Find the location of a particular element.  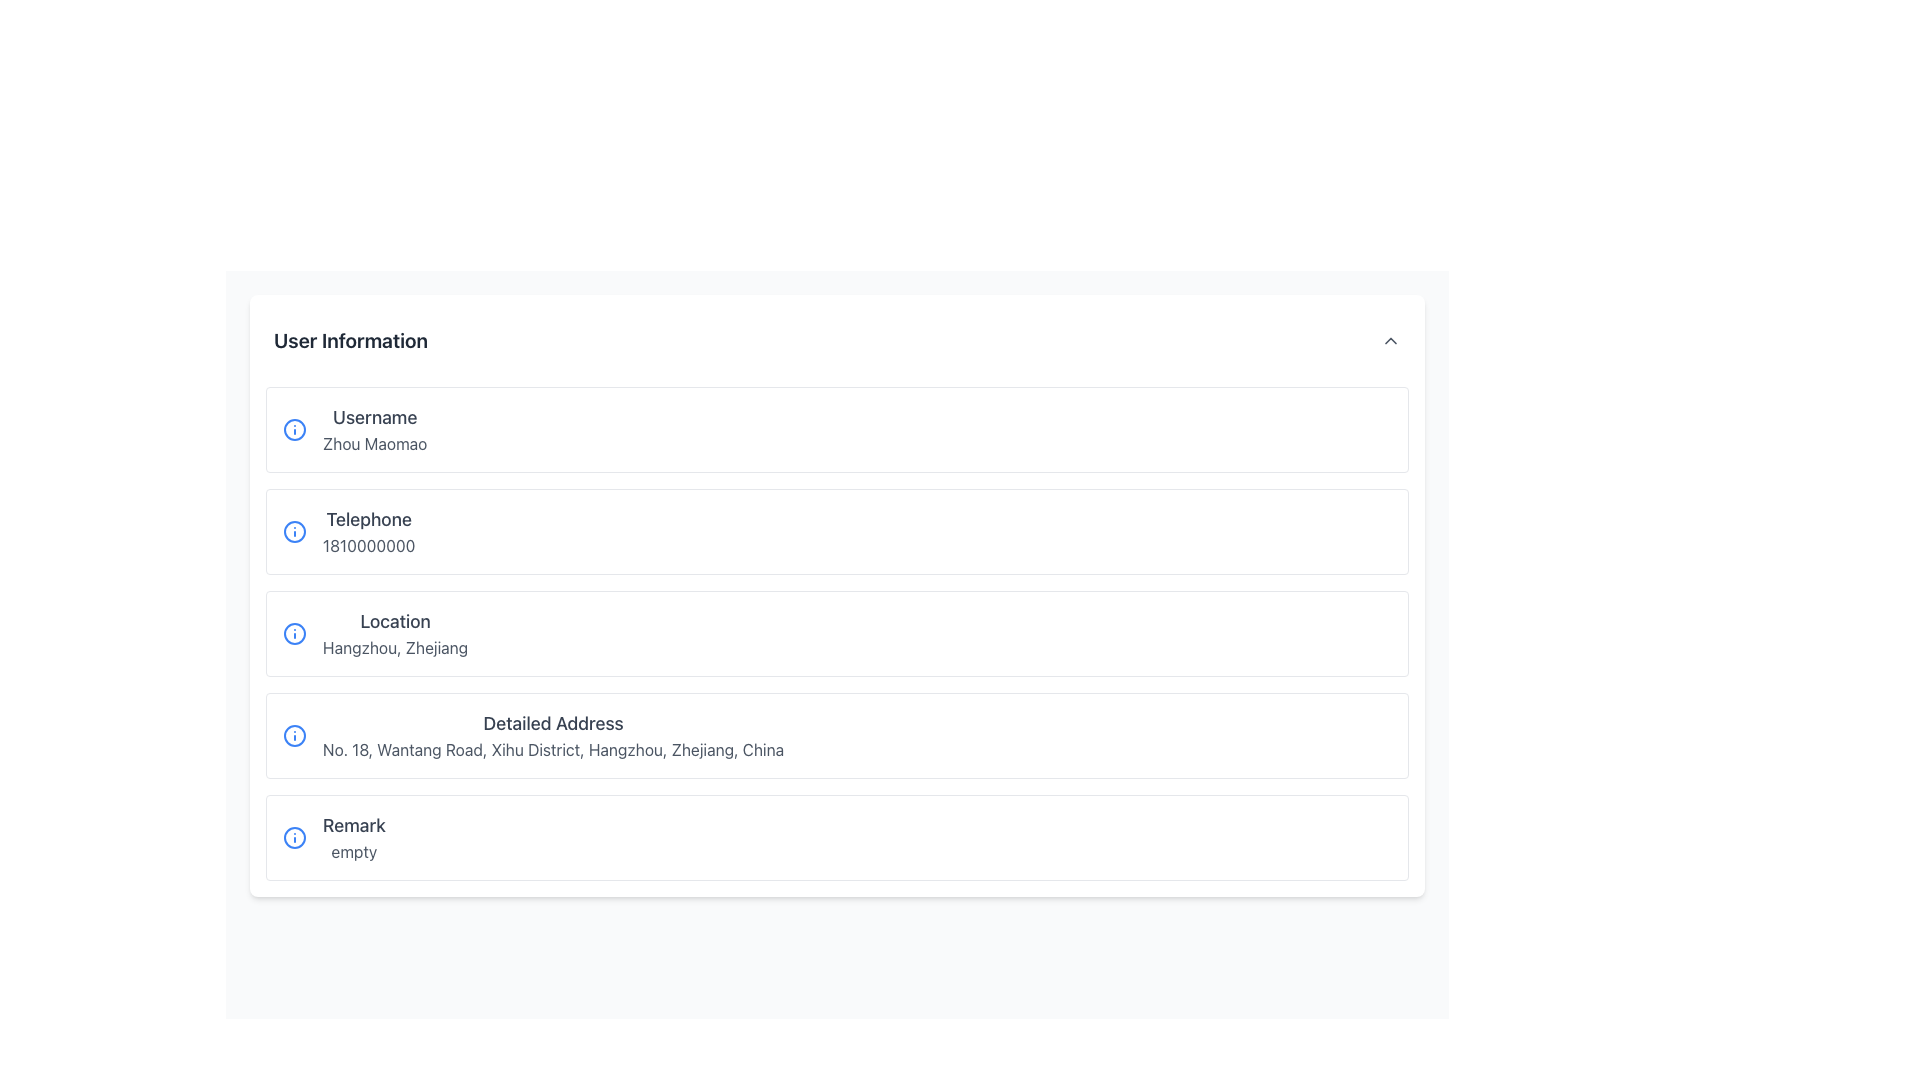

the blue informational icon displaying an 'i' symbol located in the top-left corner of the 'Detailed Address' section for information is located at coordinates (293, 736).